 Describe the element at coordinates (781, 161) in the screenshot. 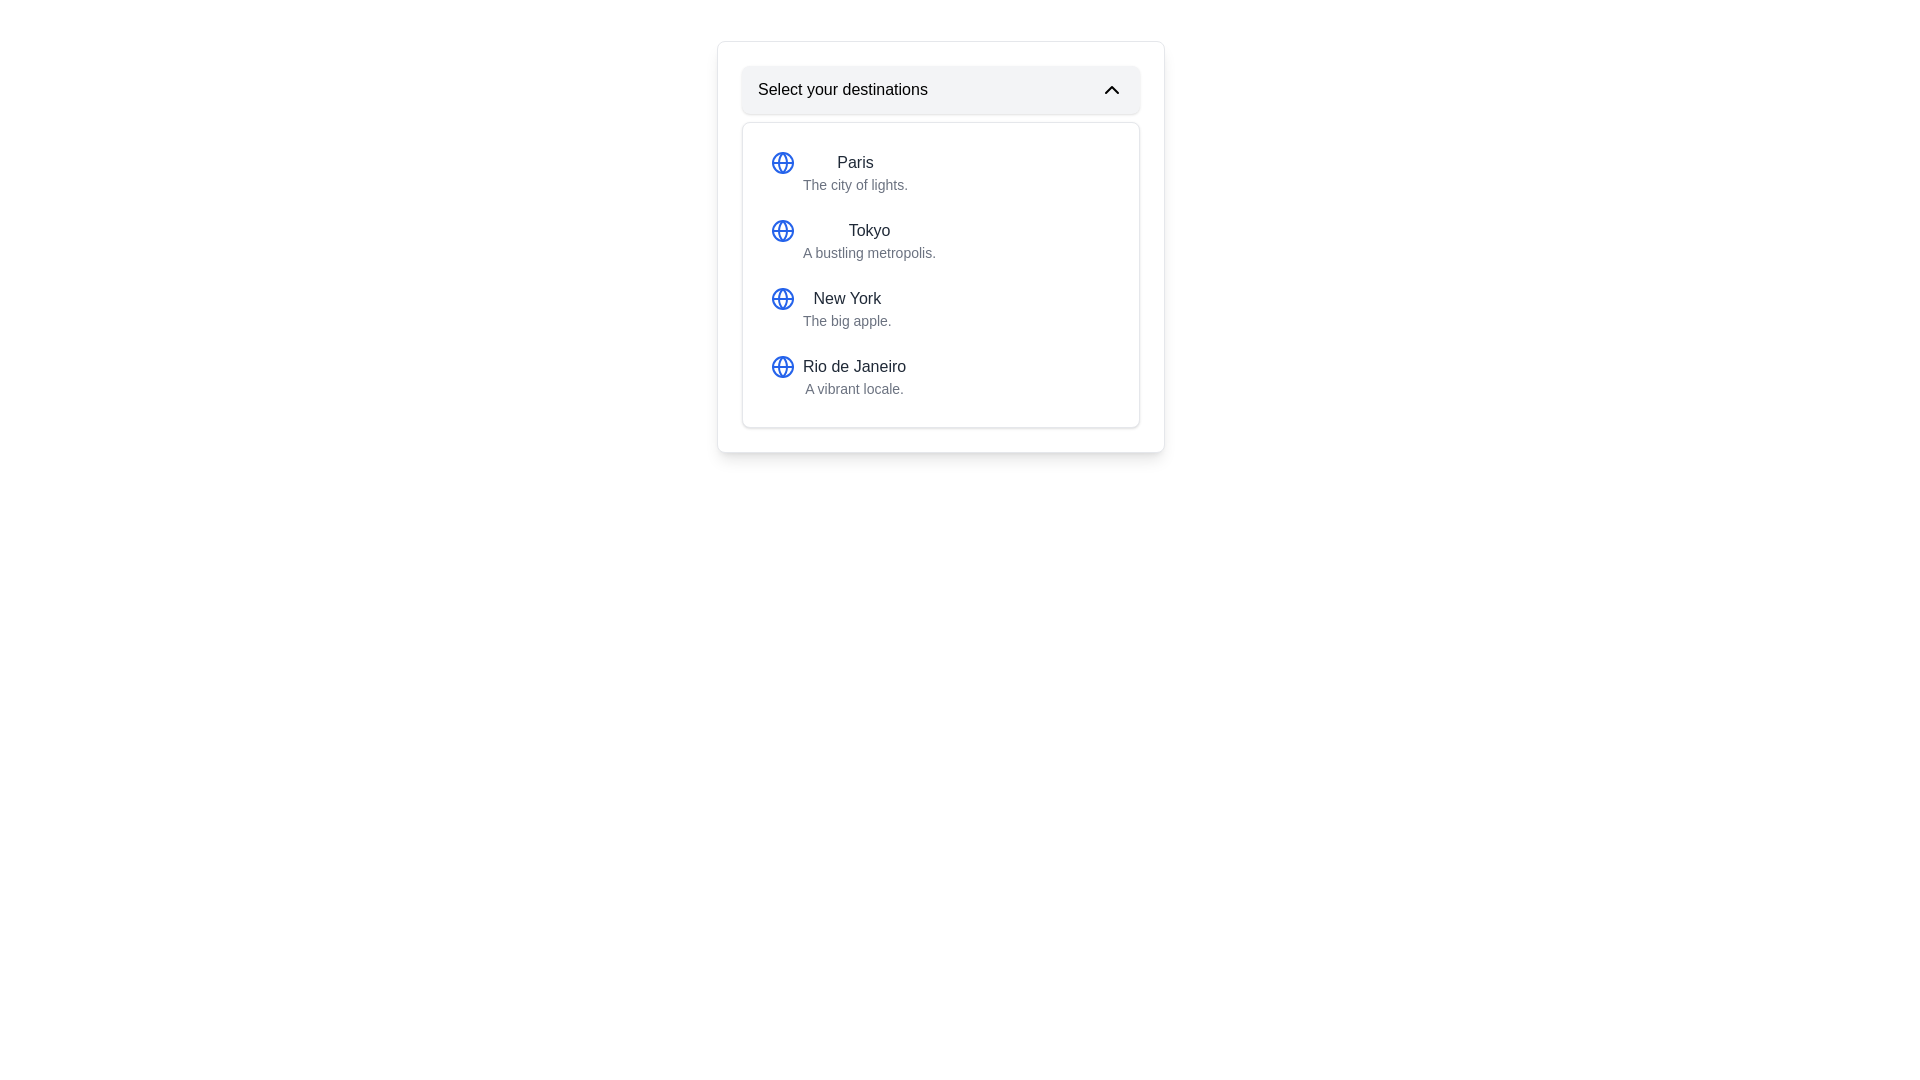

I see `the blue globe icon represented by the SVG Circle next to the text 'Paris - The city of lights' in the dropdown menu` at that location.